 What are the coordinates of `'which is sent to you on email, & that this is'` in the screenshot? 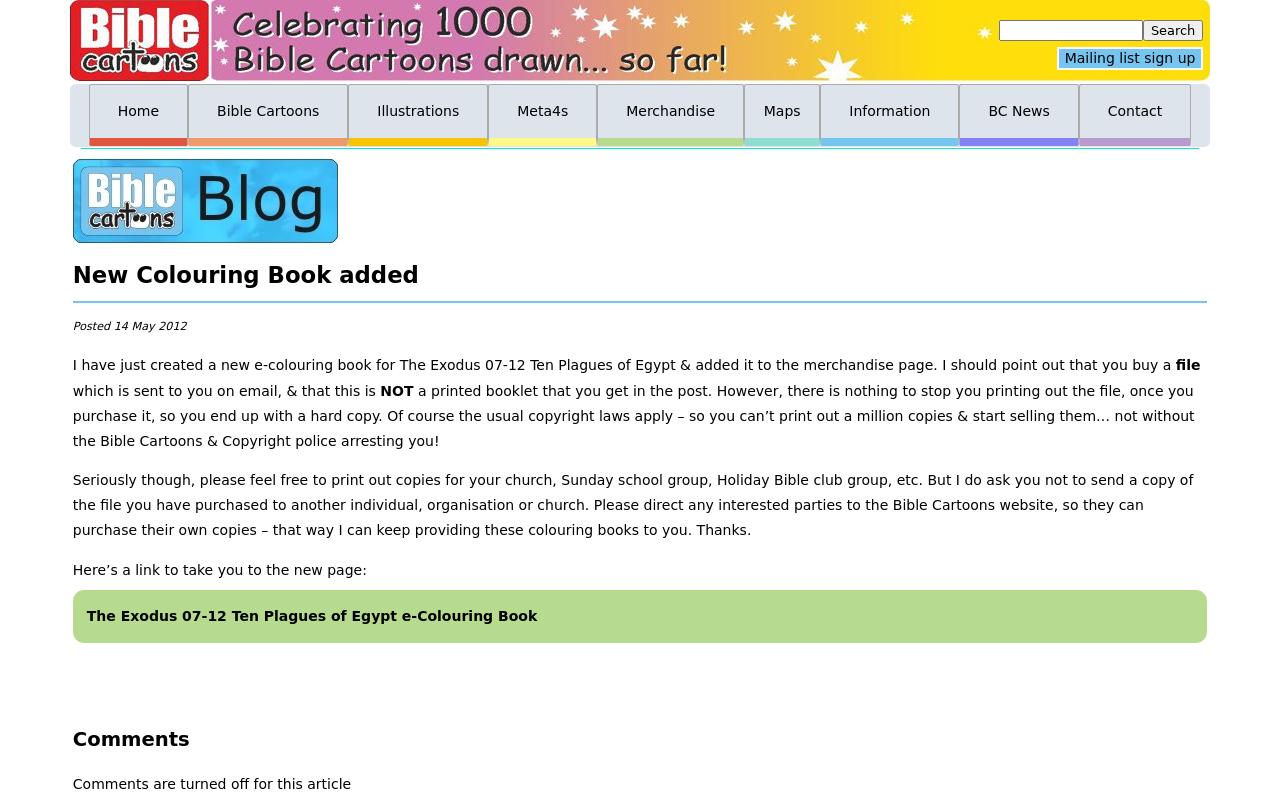 It's located at (226, 389).